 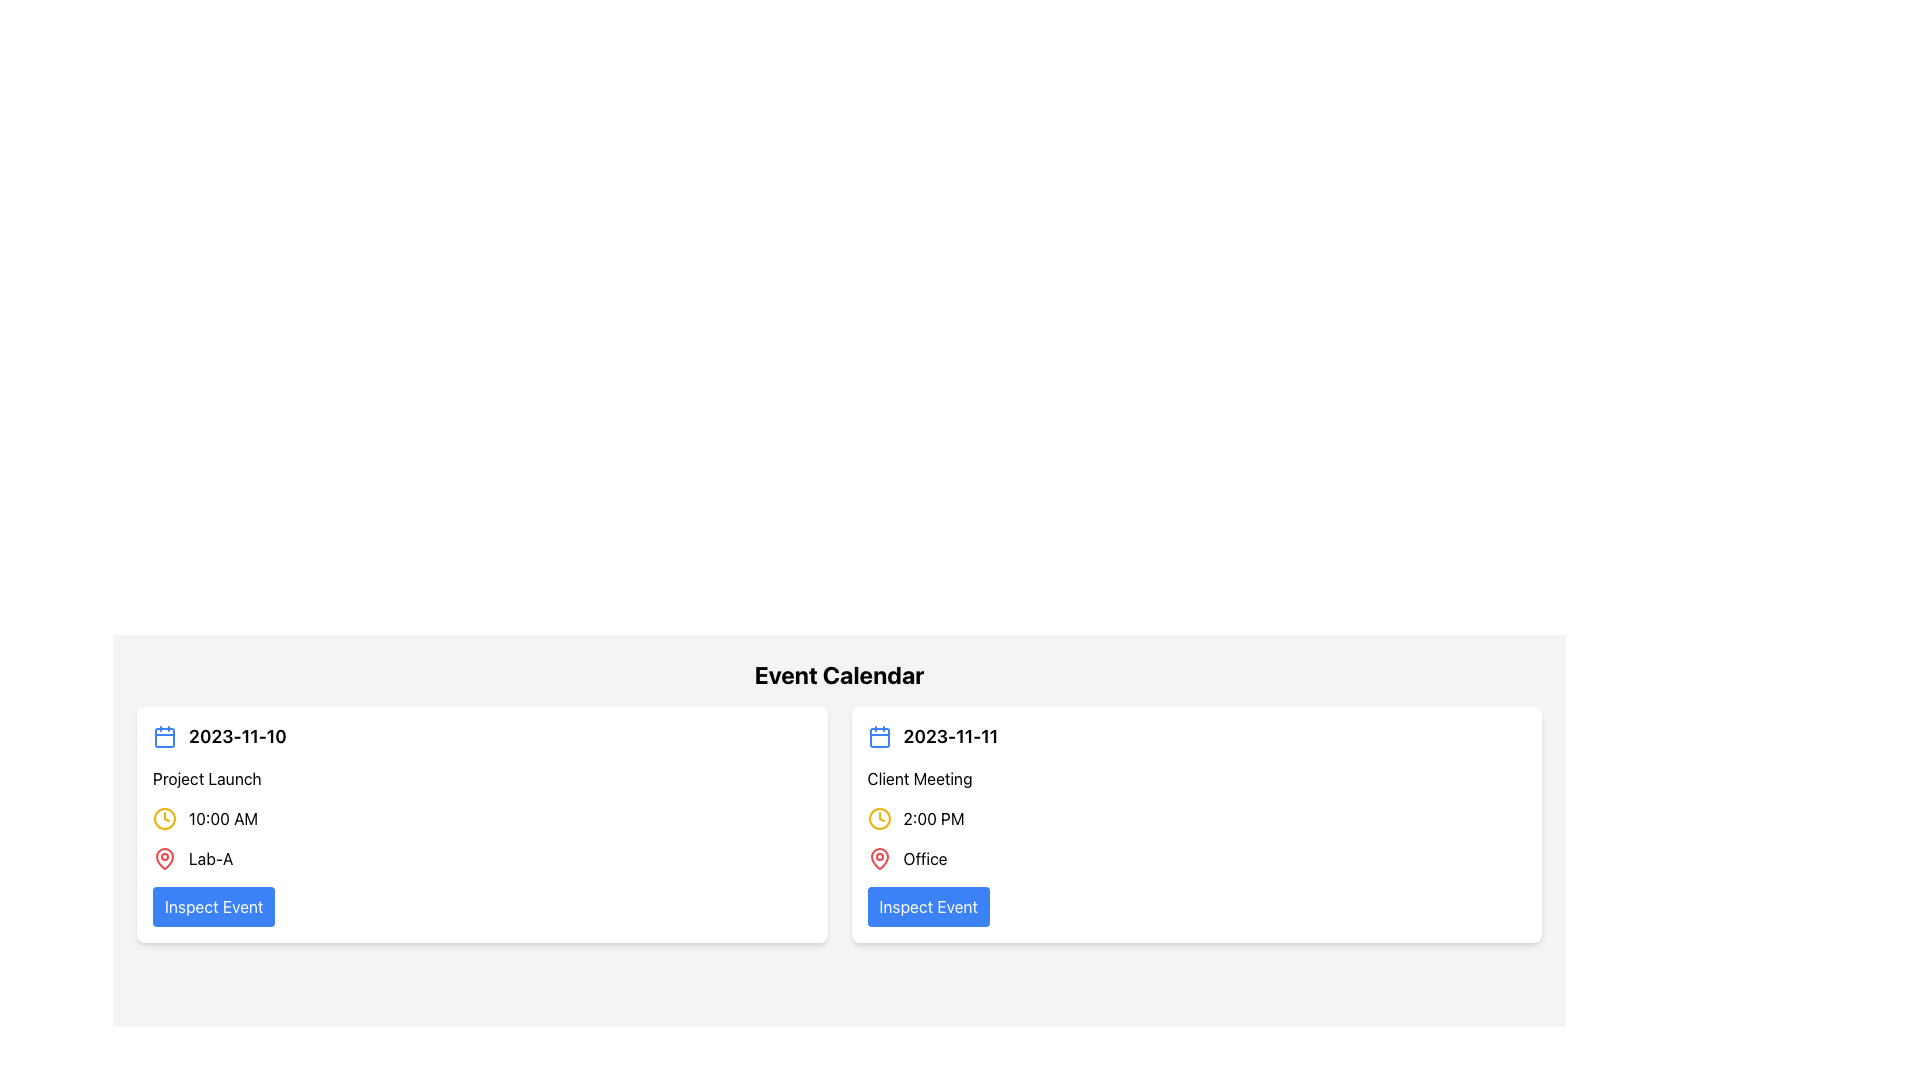 What do you see at coordinates (193, 858) in the screenshot?
I see `the non-interactive text label displaying the location information, positioned at the bottom-left area of the event card beneath the '10:00 AM' time detail` at bounding box center [193, 858].